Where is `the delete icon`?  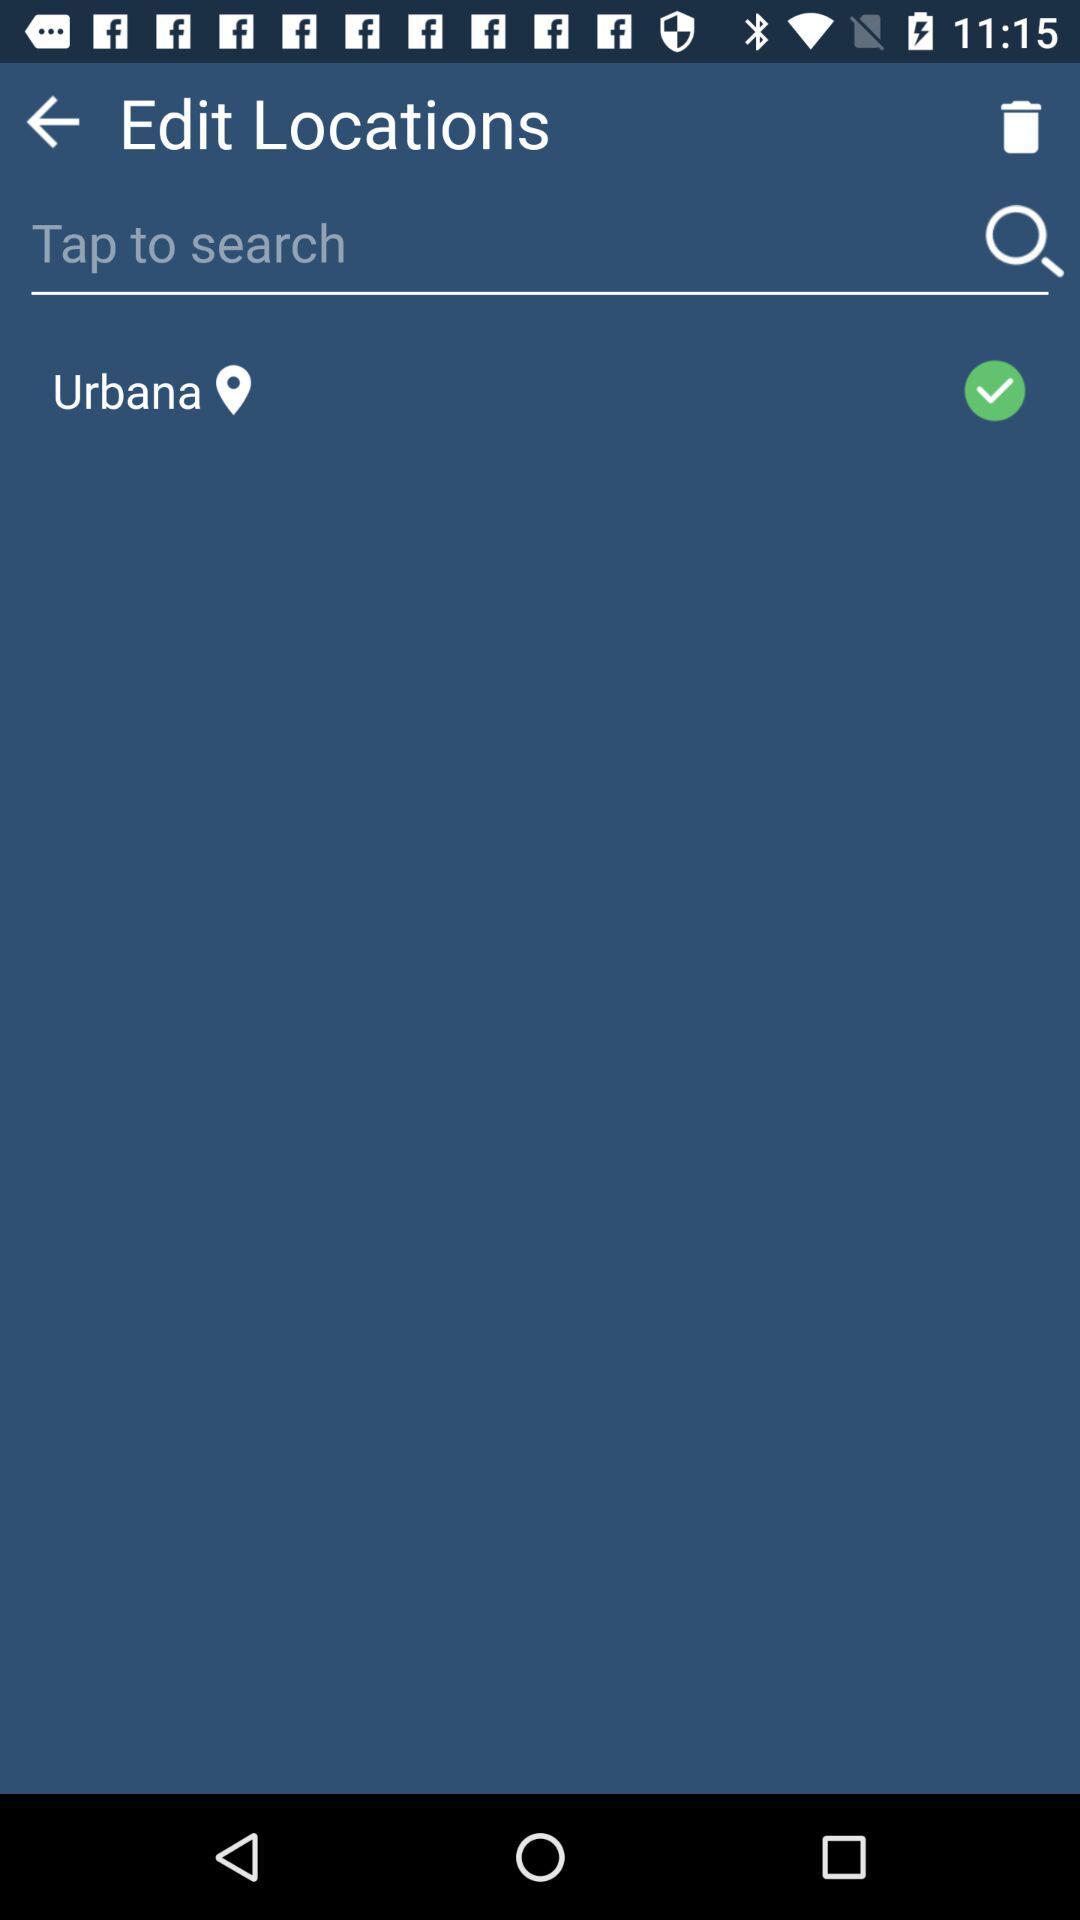
the delete icon is located at coordinates (1021, 121).